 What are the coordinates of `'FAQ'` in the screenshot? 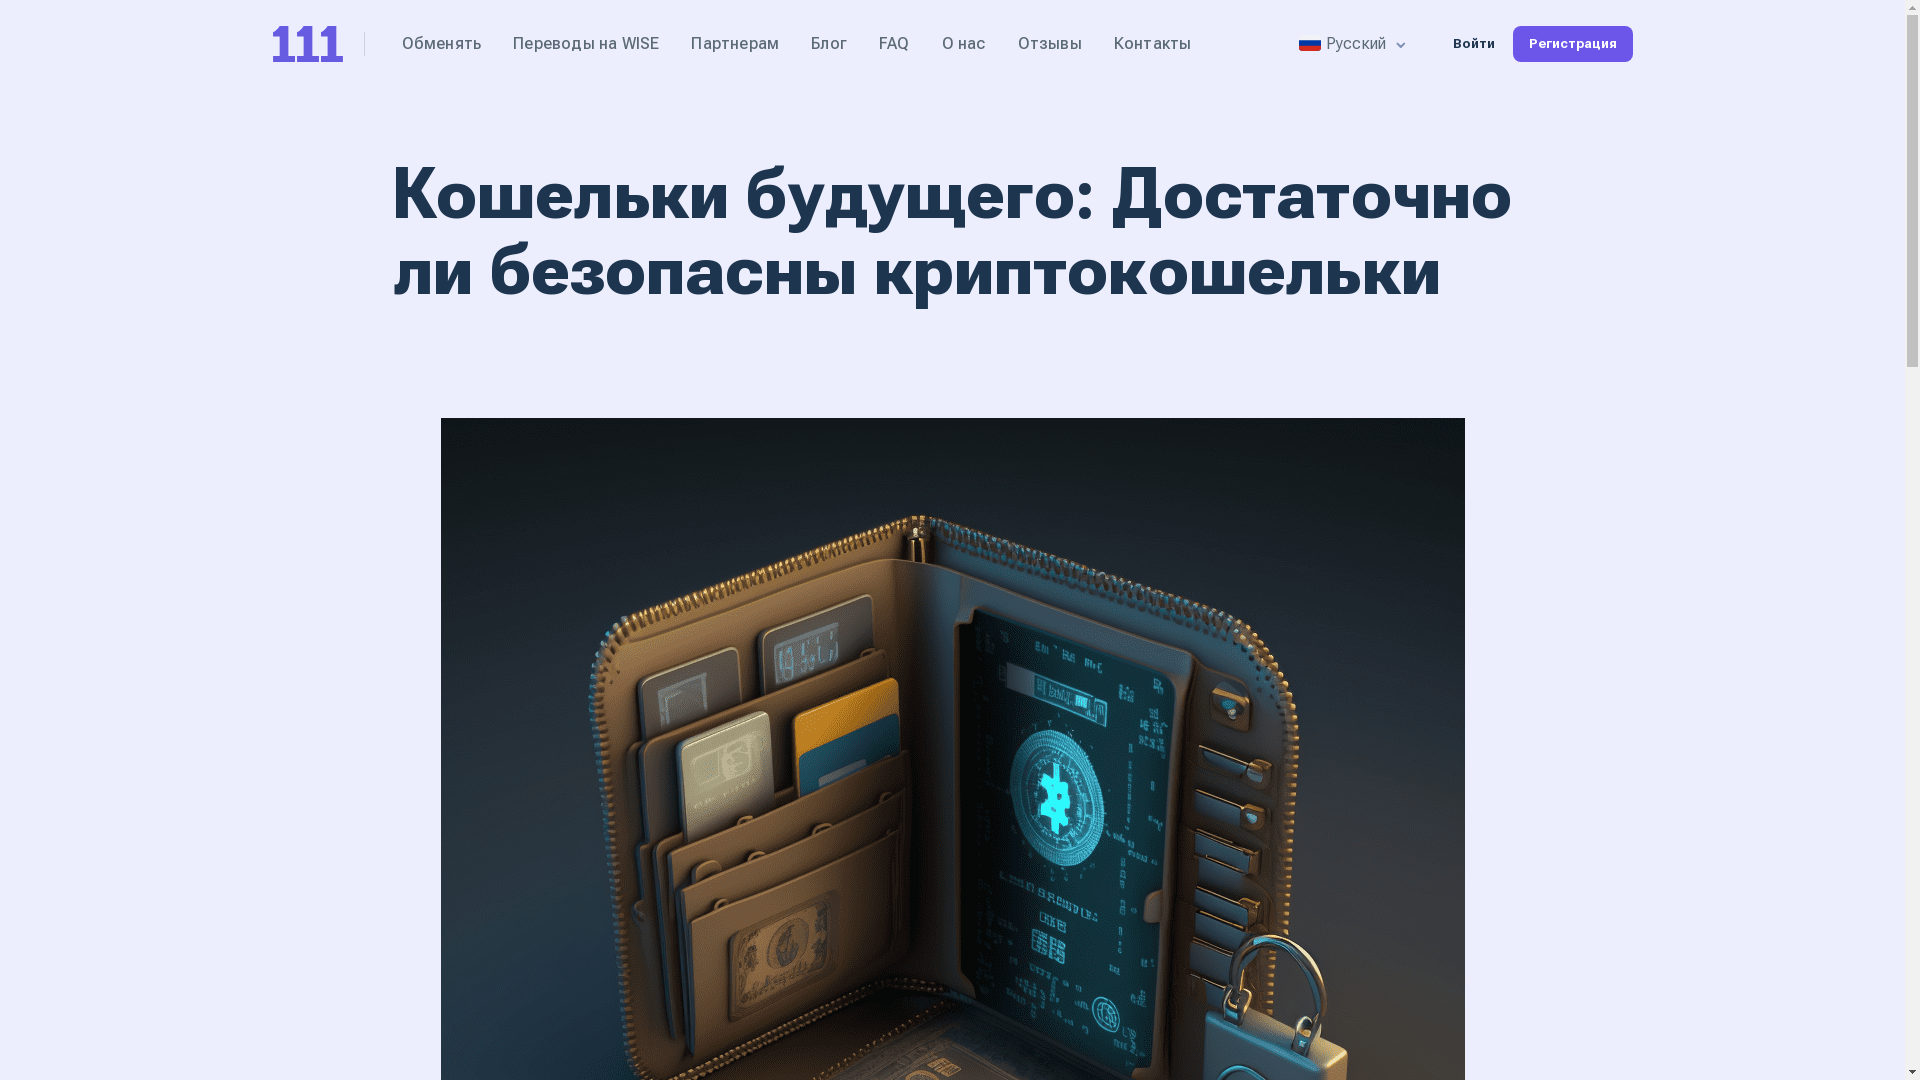 It's located at (878, 43).